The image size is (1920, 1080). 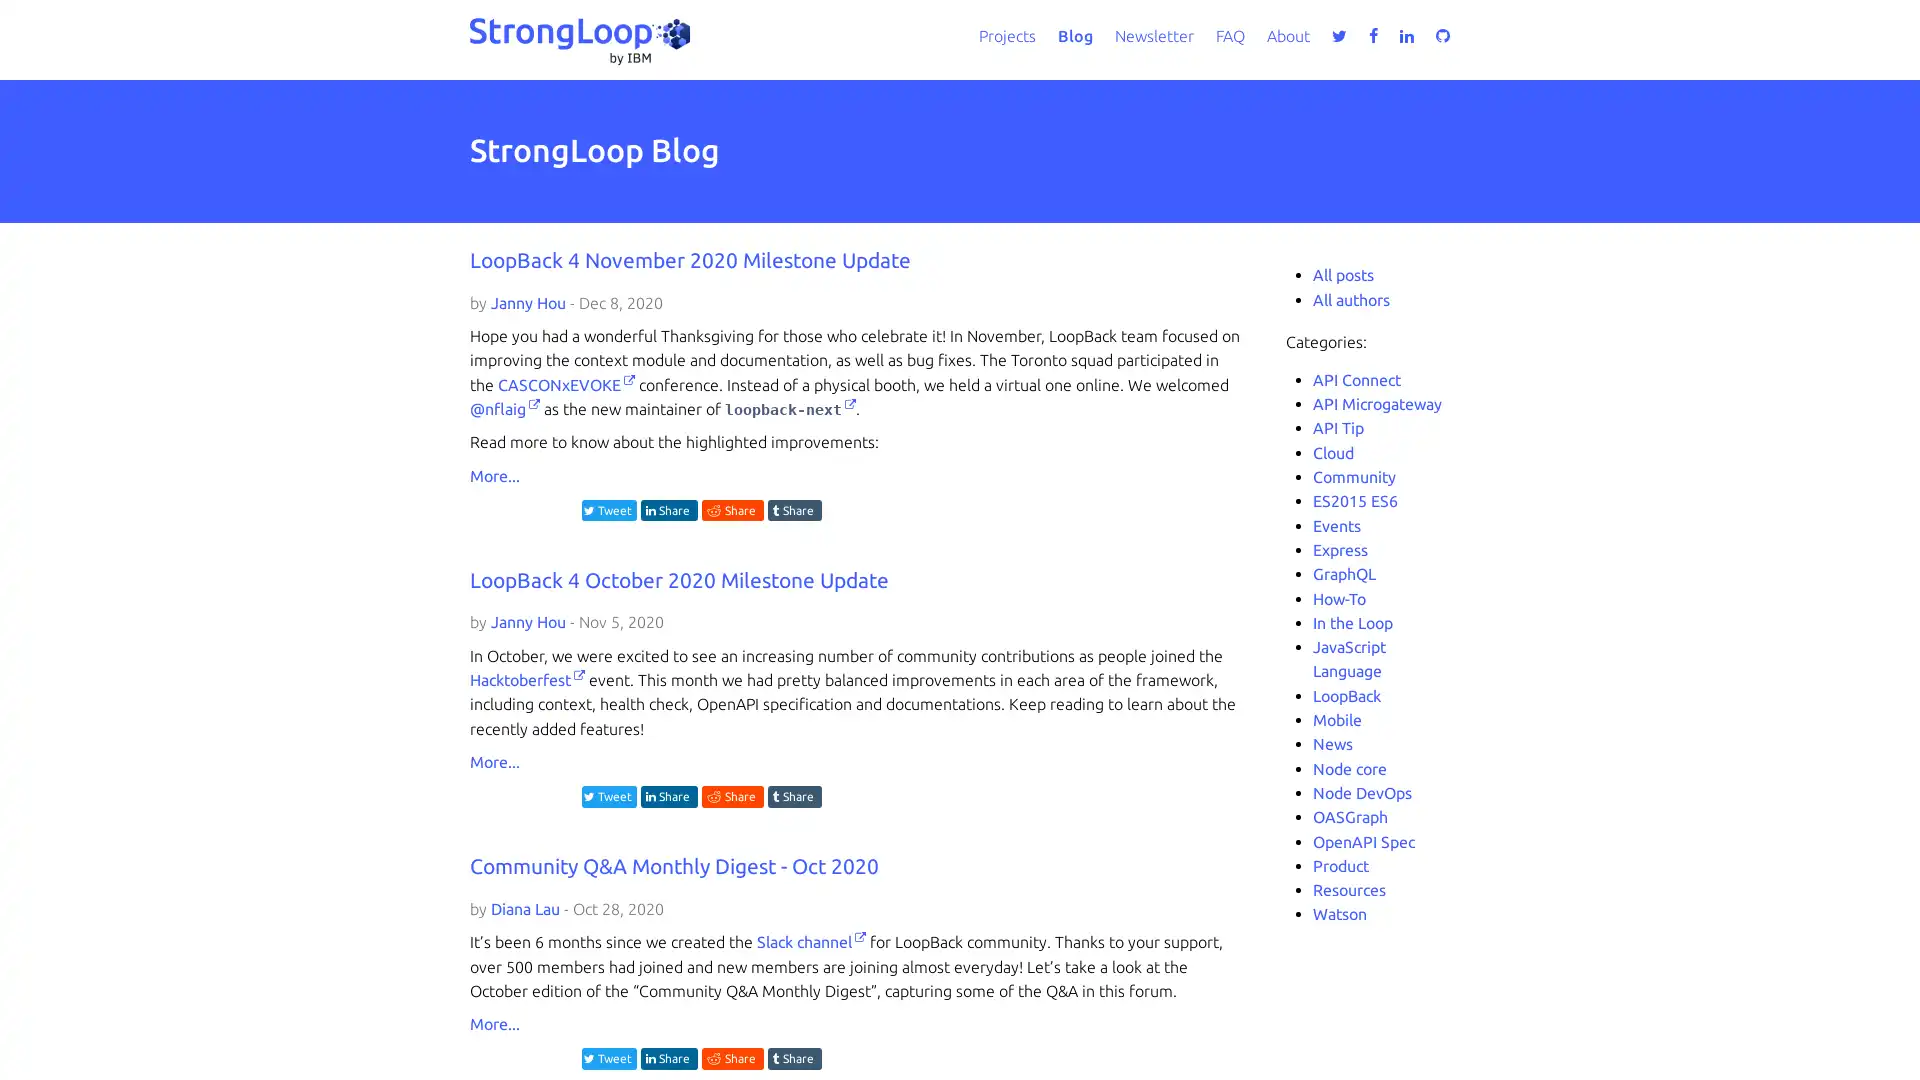 I want to click on close icon, so click(x=1904, y=928).